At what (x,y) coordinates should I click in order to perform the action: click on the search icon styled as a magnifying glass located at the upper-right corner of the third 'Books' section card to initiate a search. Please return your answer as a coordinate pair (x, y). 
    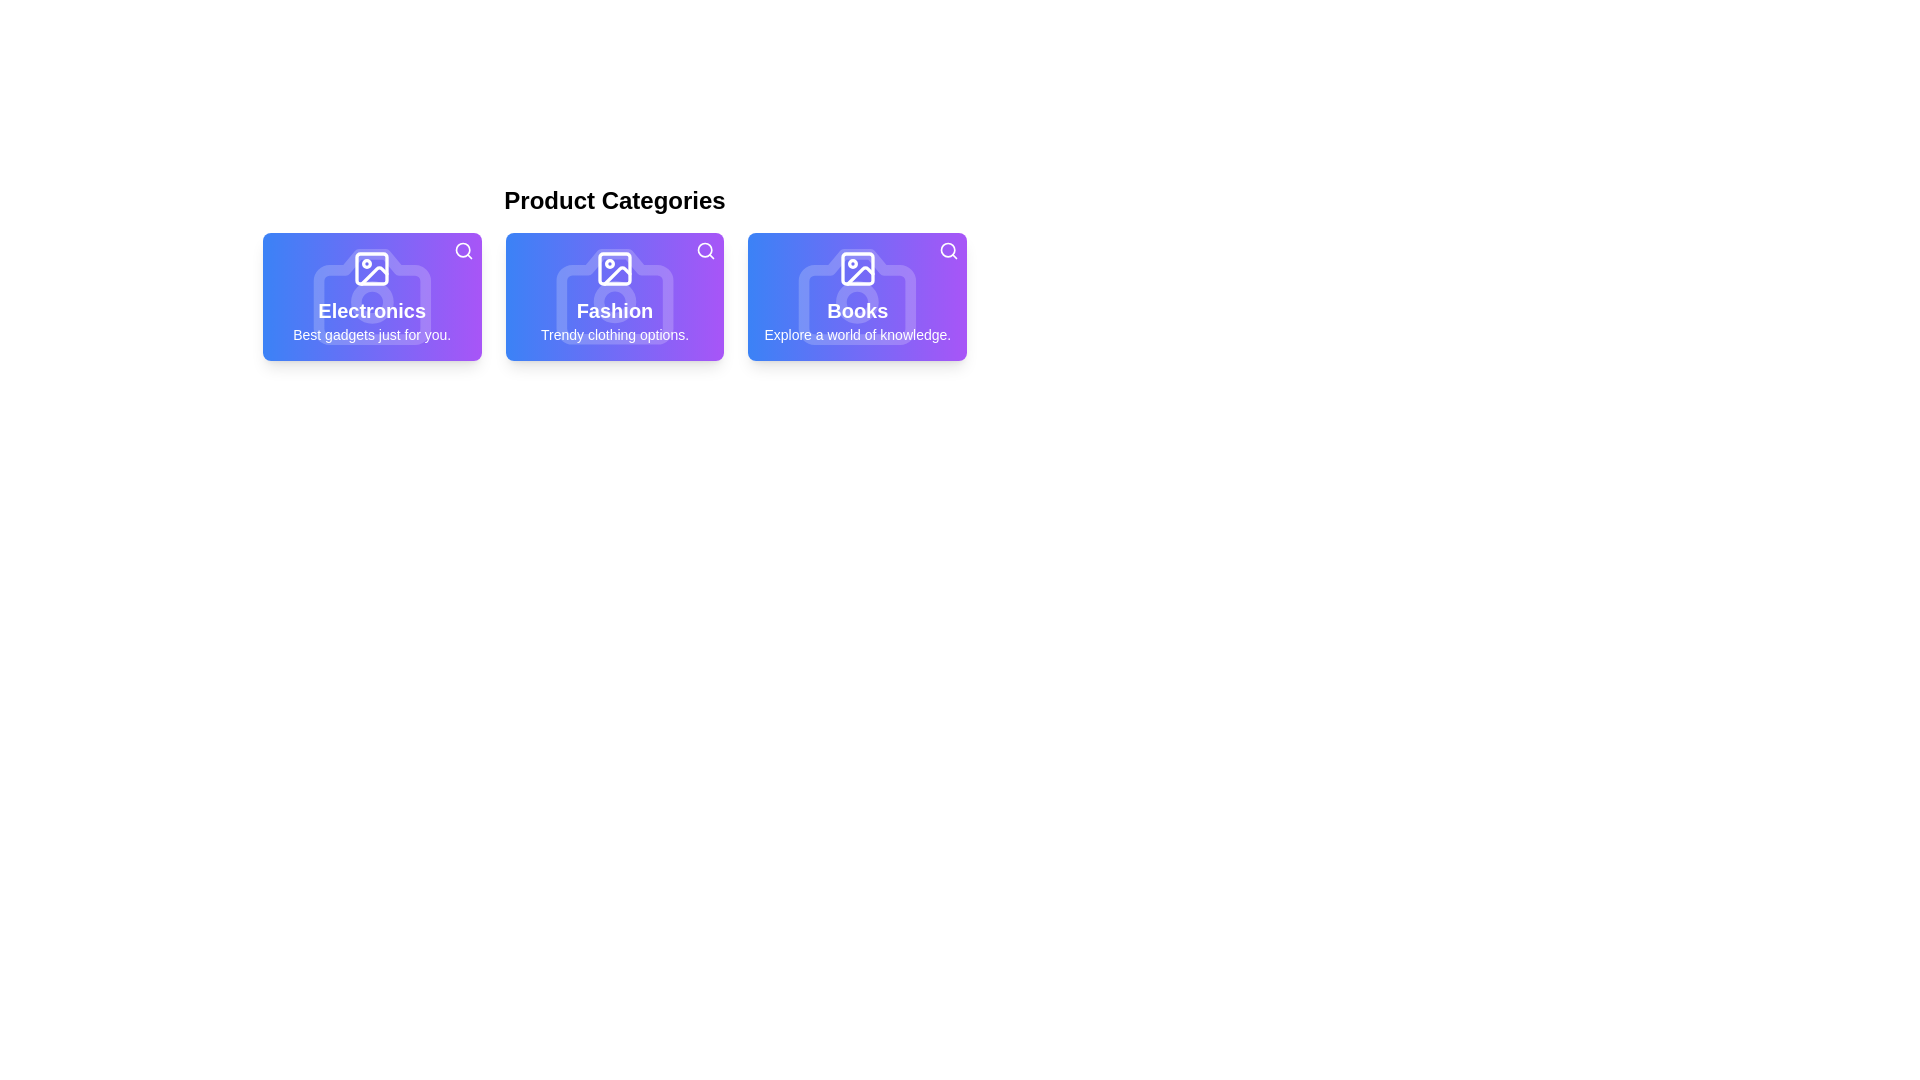
    Looking at the image, I should click on (948, 249).